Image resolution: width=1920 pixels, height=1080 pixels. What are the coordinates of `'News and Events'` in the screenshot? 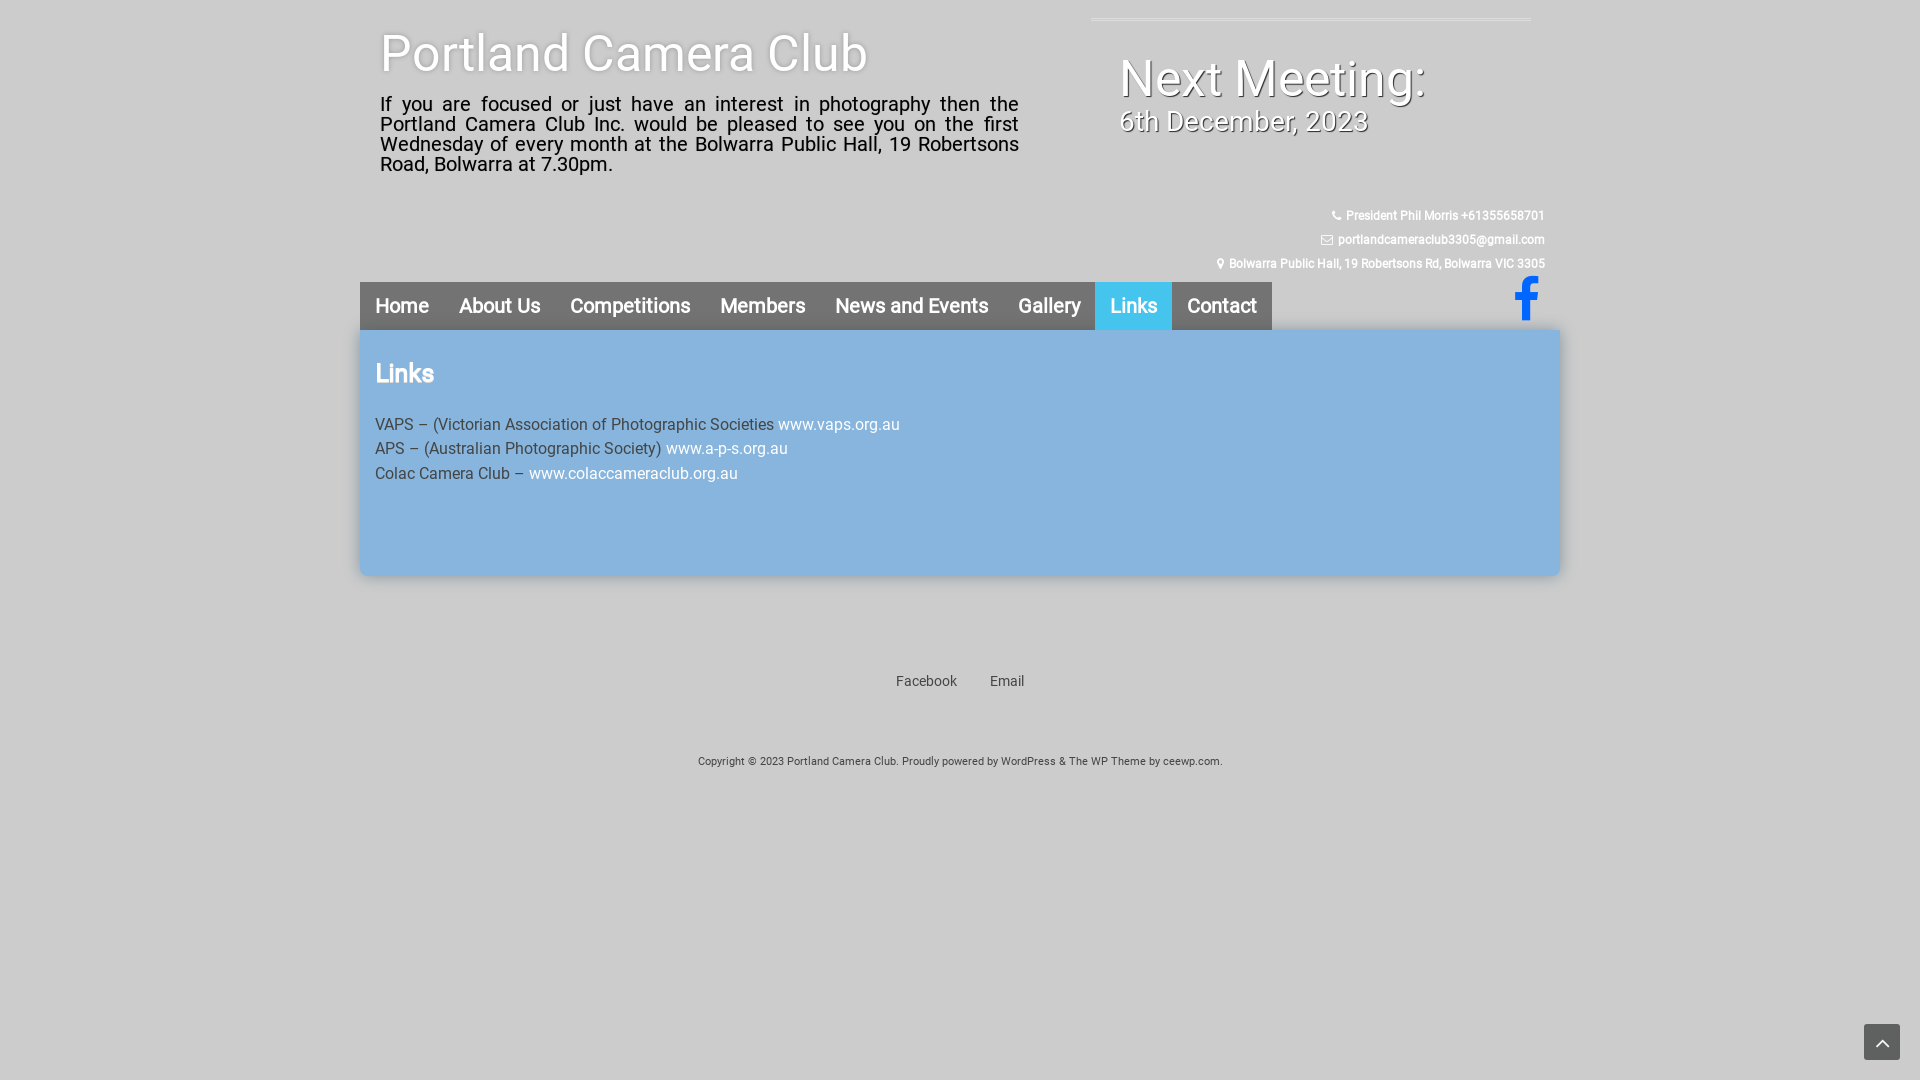 It's located at (820, 305).